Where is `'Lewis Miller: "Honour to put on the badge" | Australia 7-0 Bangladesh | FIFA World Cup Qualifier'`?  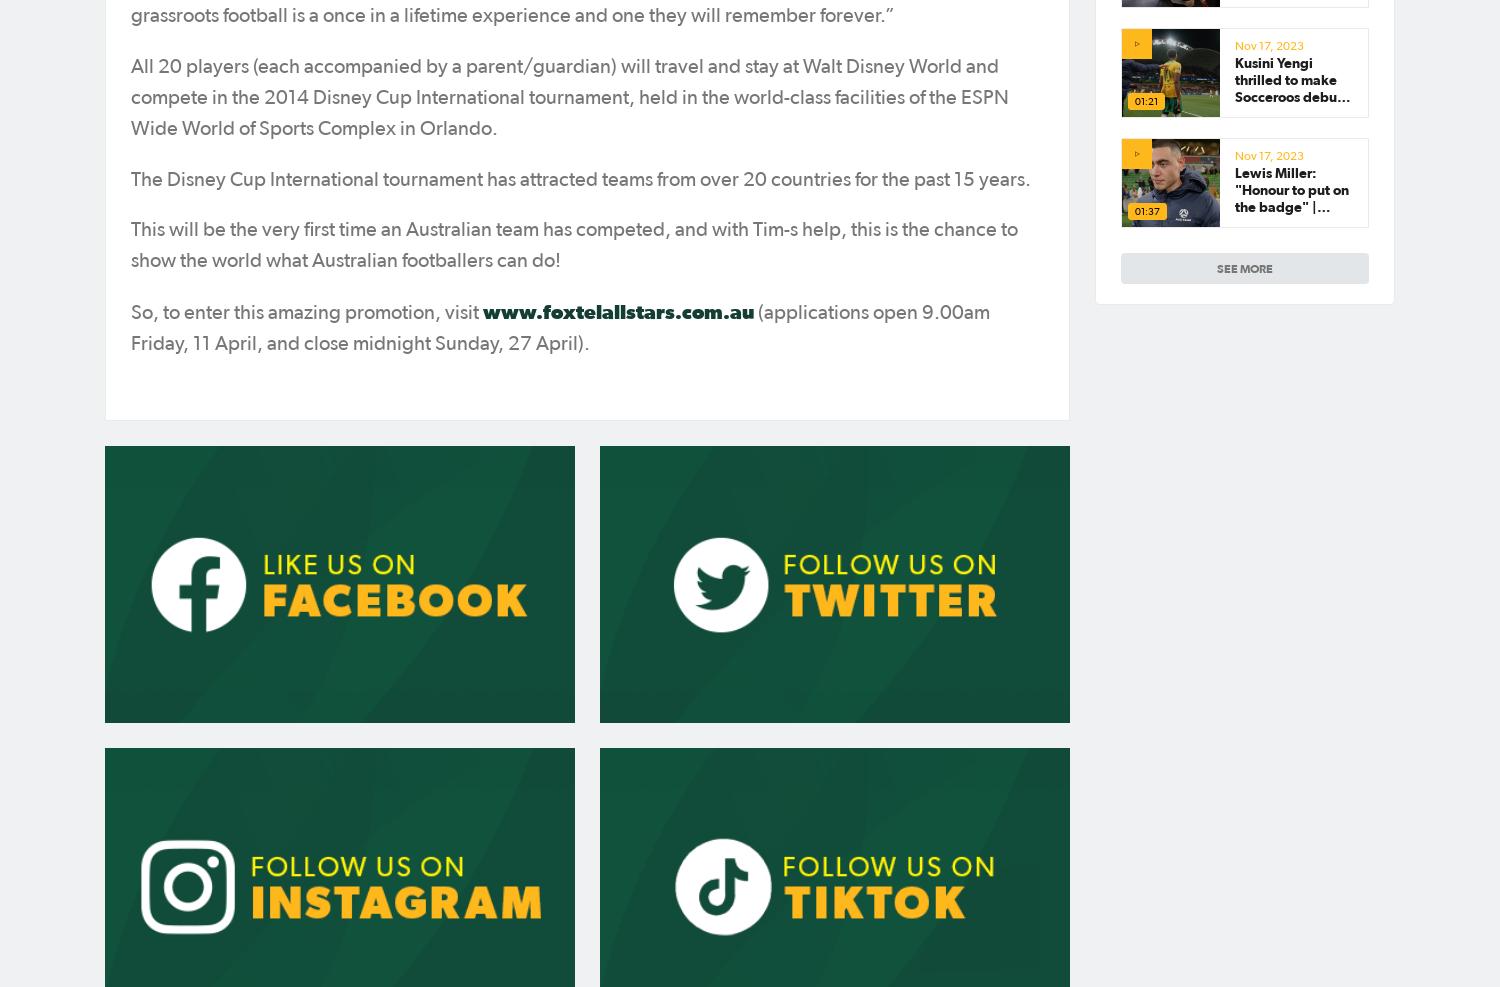 'Lewis Miller: "Honour to put on the badge" | Australia 7-0 Bangladesh | FIFA World Cup Qualifier' is located at coordinates (1233, 223).